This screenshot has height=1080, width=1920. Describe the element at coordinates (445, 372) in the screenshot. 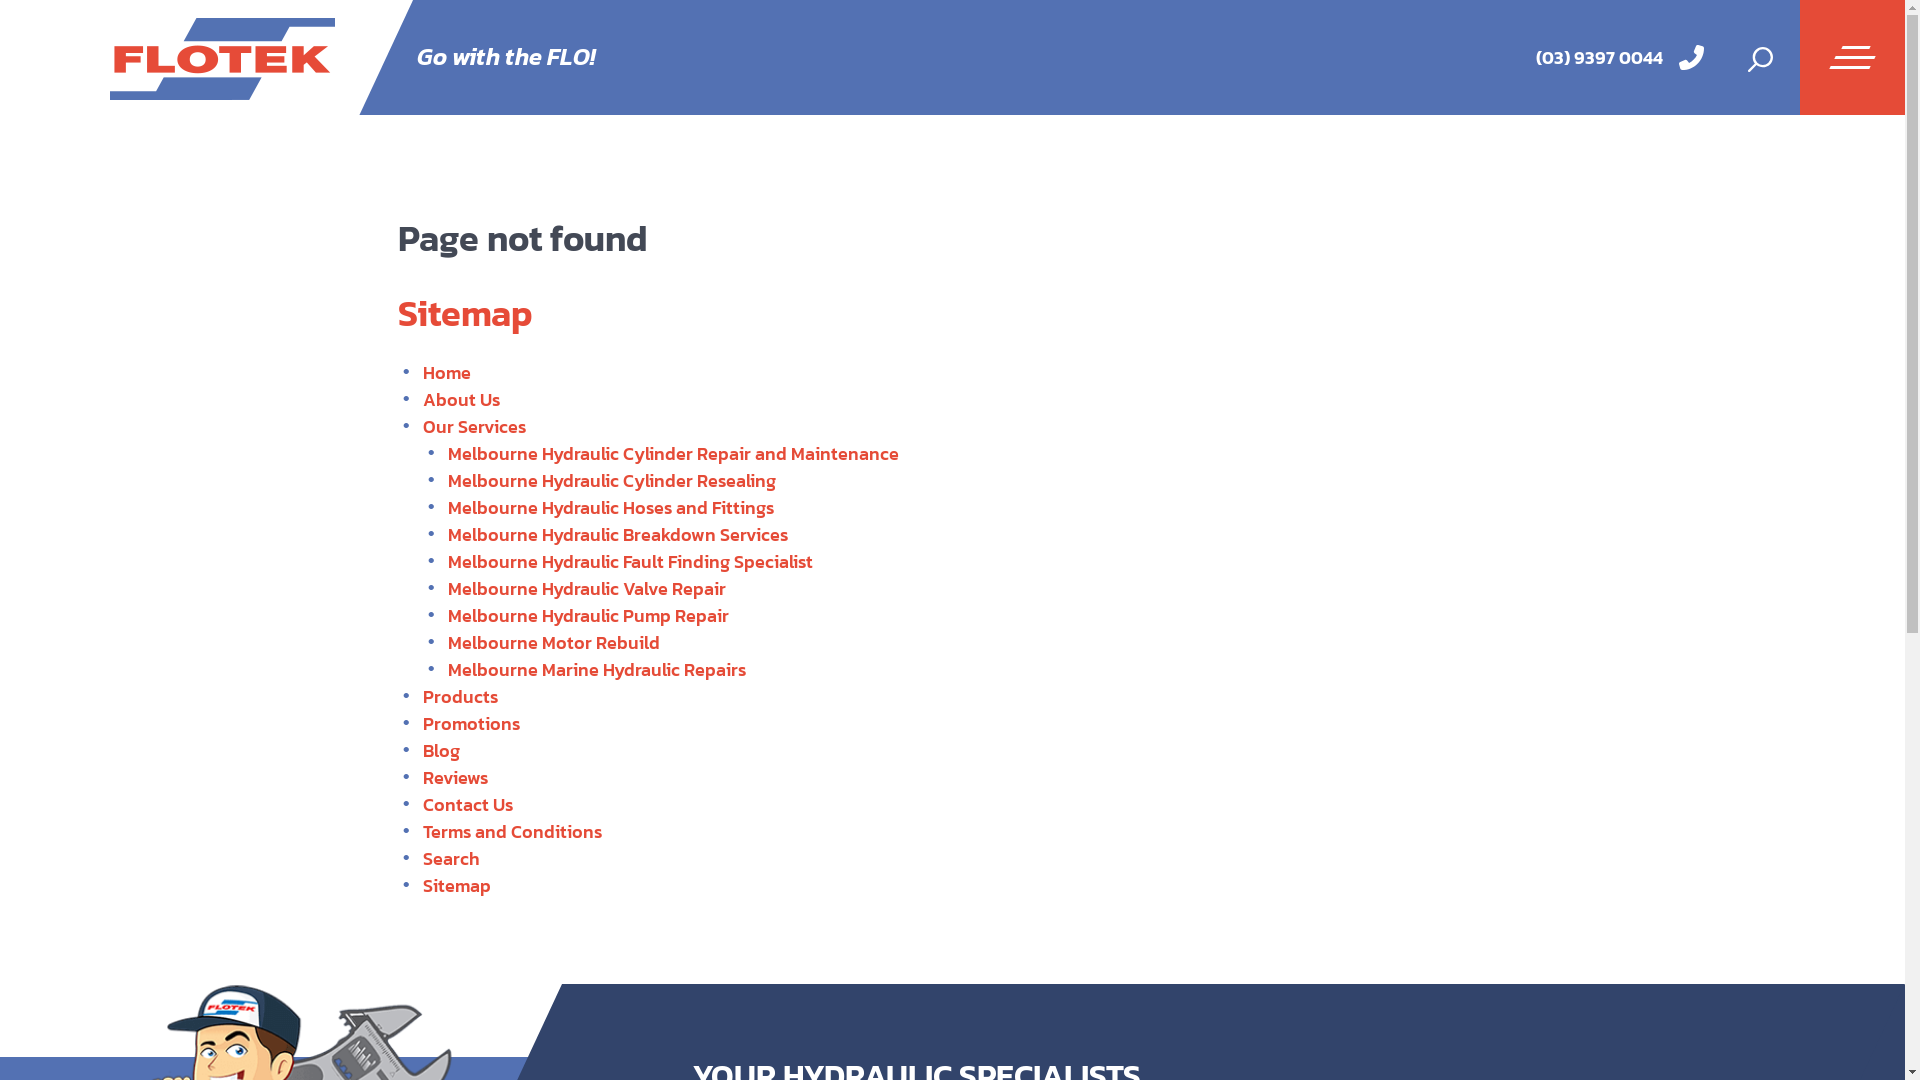

I see `'Home'` at that location.